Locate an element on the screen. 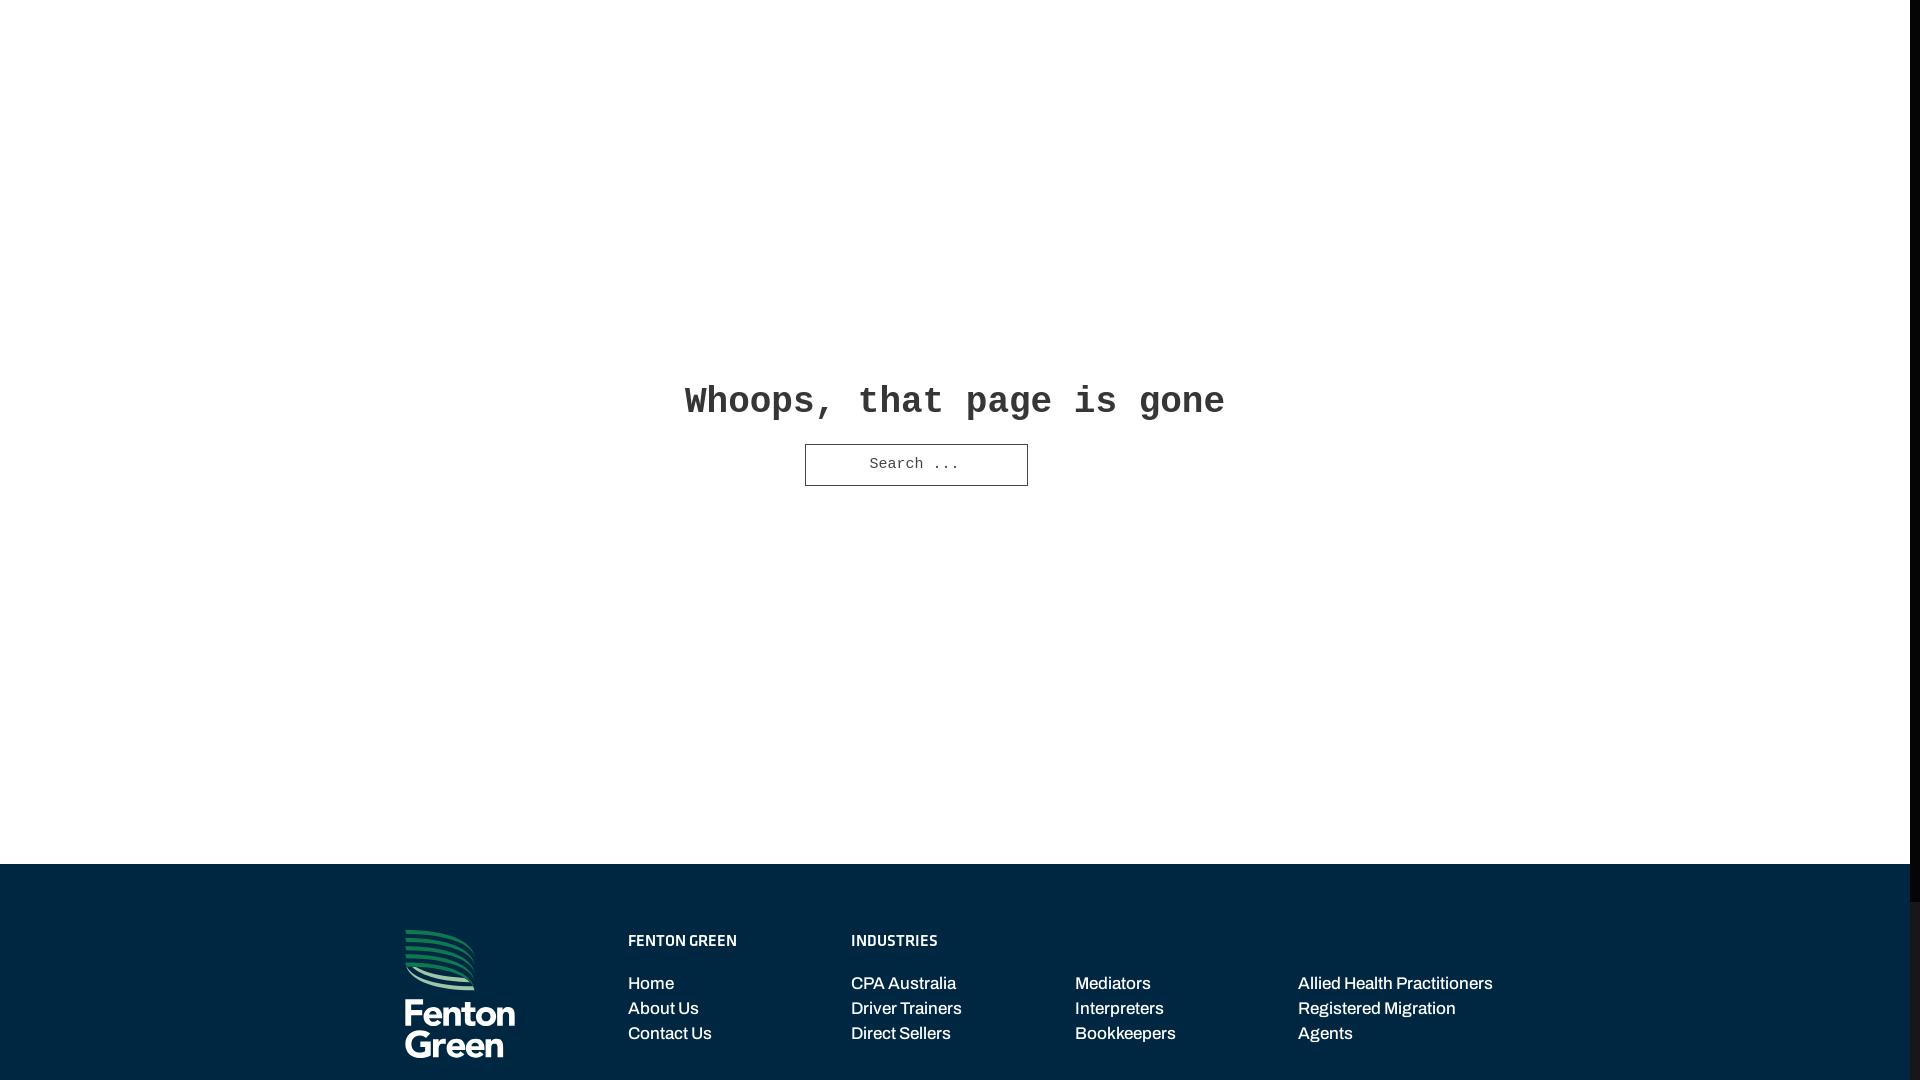  'Mediators' is located at coordinates (1125, 982).